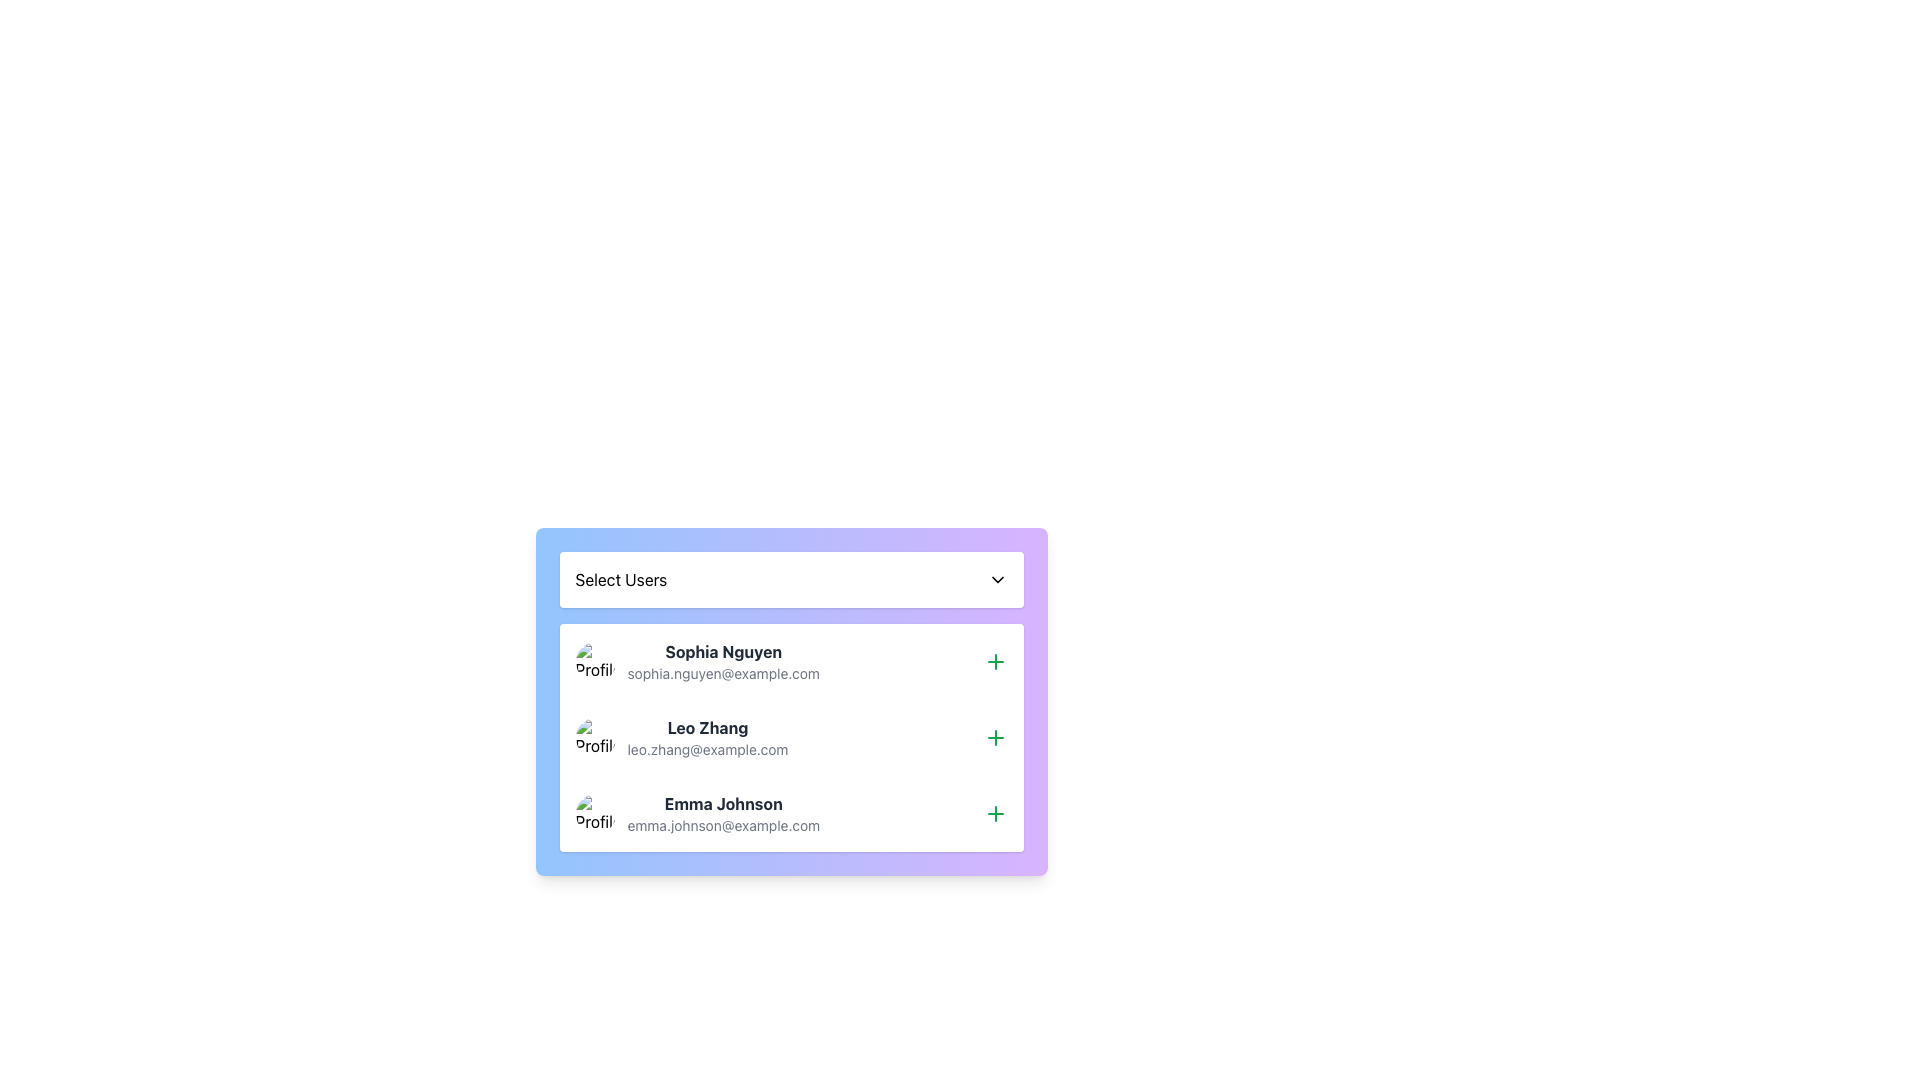  I want to click on the text label displaying 'Leo Zhang' in bold dark gray font, located in the second user card of the selection list, above the email address 'leo.zhang@example.com', so click(707, 728).